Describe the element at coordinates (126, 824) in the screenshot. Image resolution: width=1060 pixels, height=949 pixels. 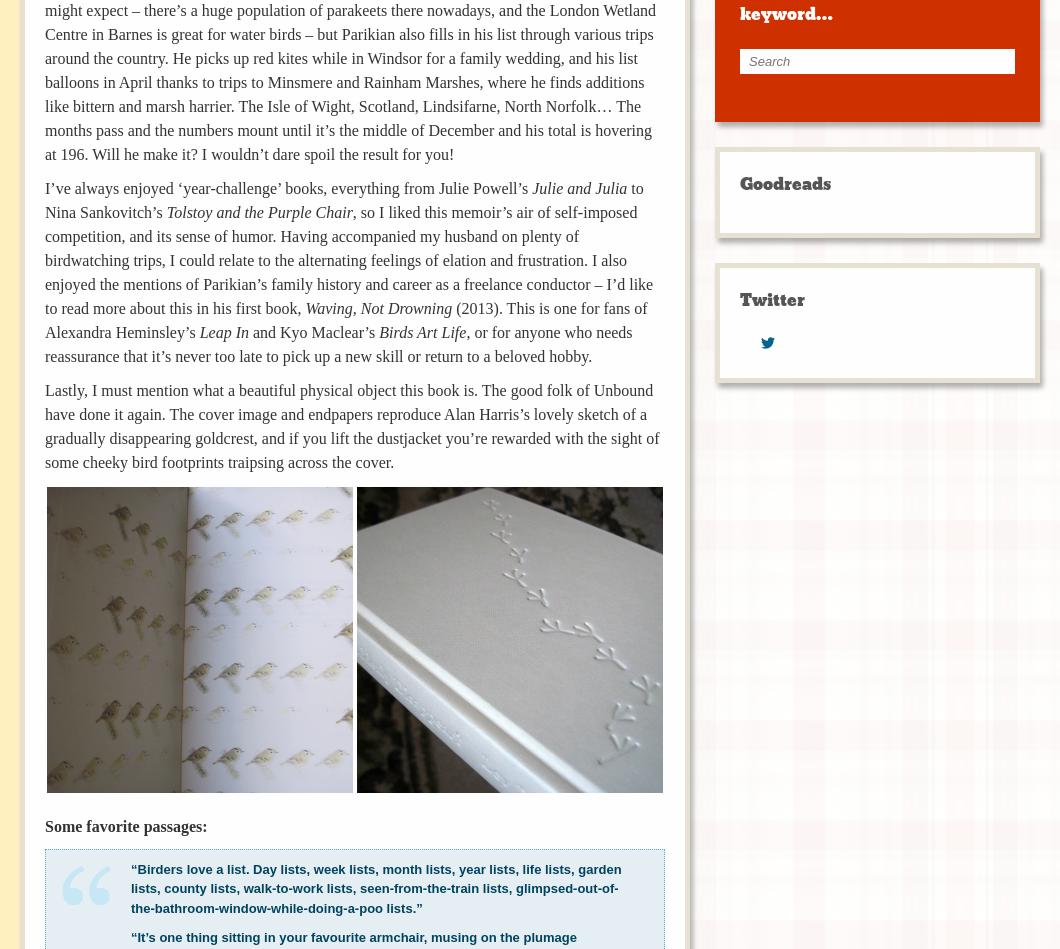
I see `'Some favorite passages:'` at that location.